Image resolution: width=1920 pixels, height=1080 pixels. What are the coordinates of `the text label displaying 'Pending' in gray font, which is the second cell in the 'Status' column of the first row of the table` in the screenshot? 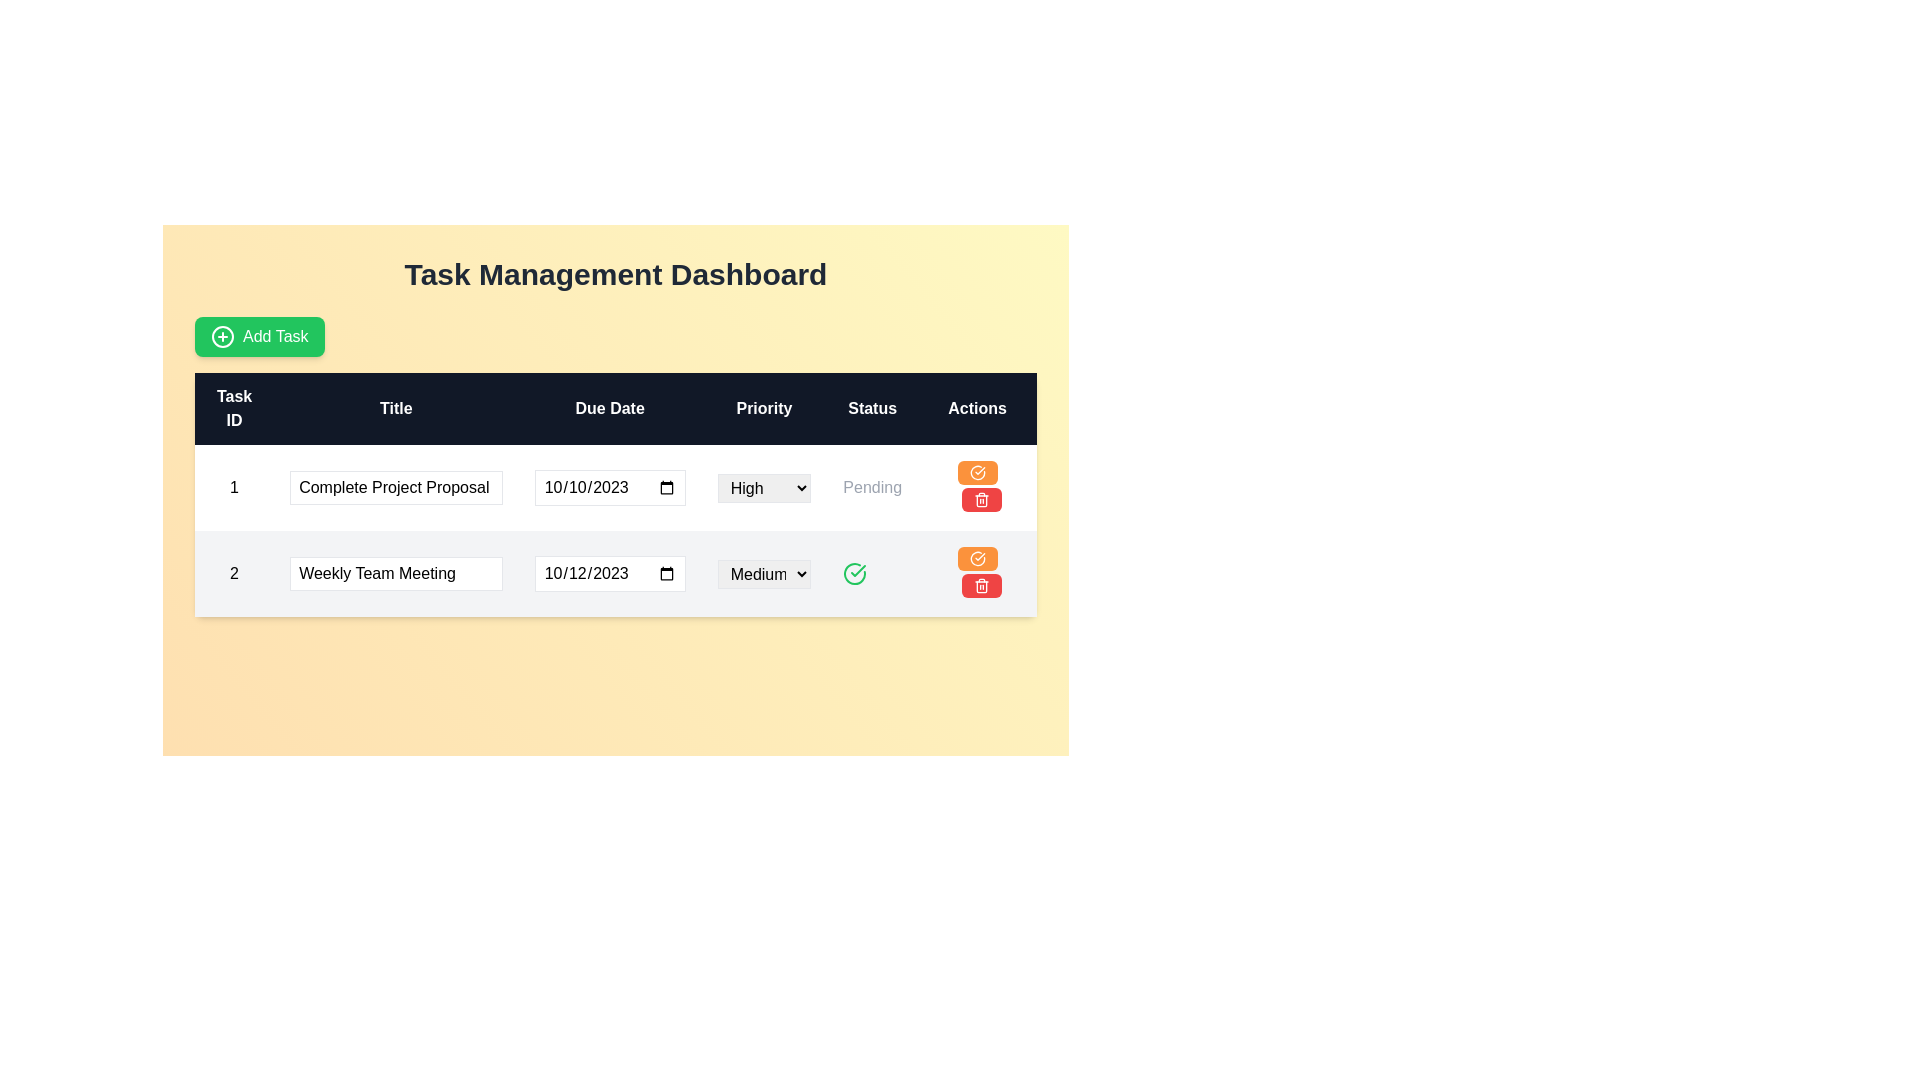 It's located at (872, 488).